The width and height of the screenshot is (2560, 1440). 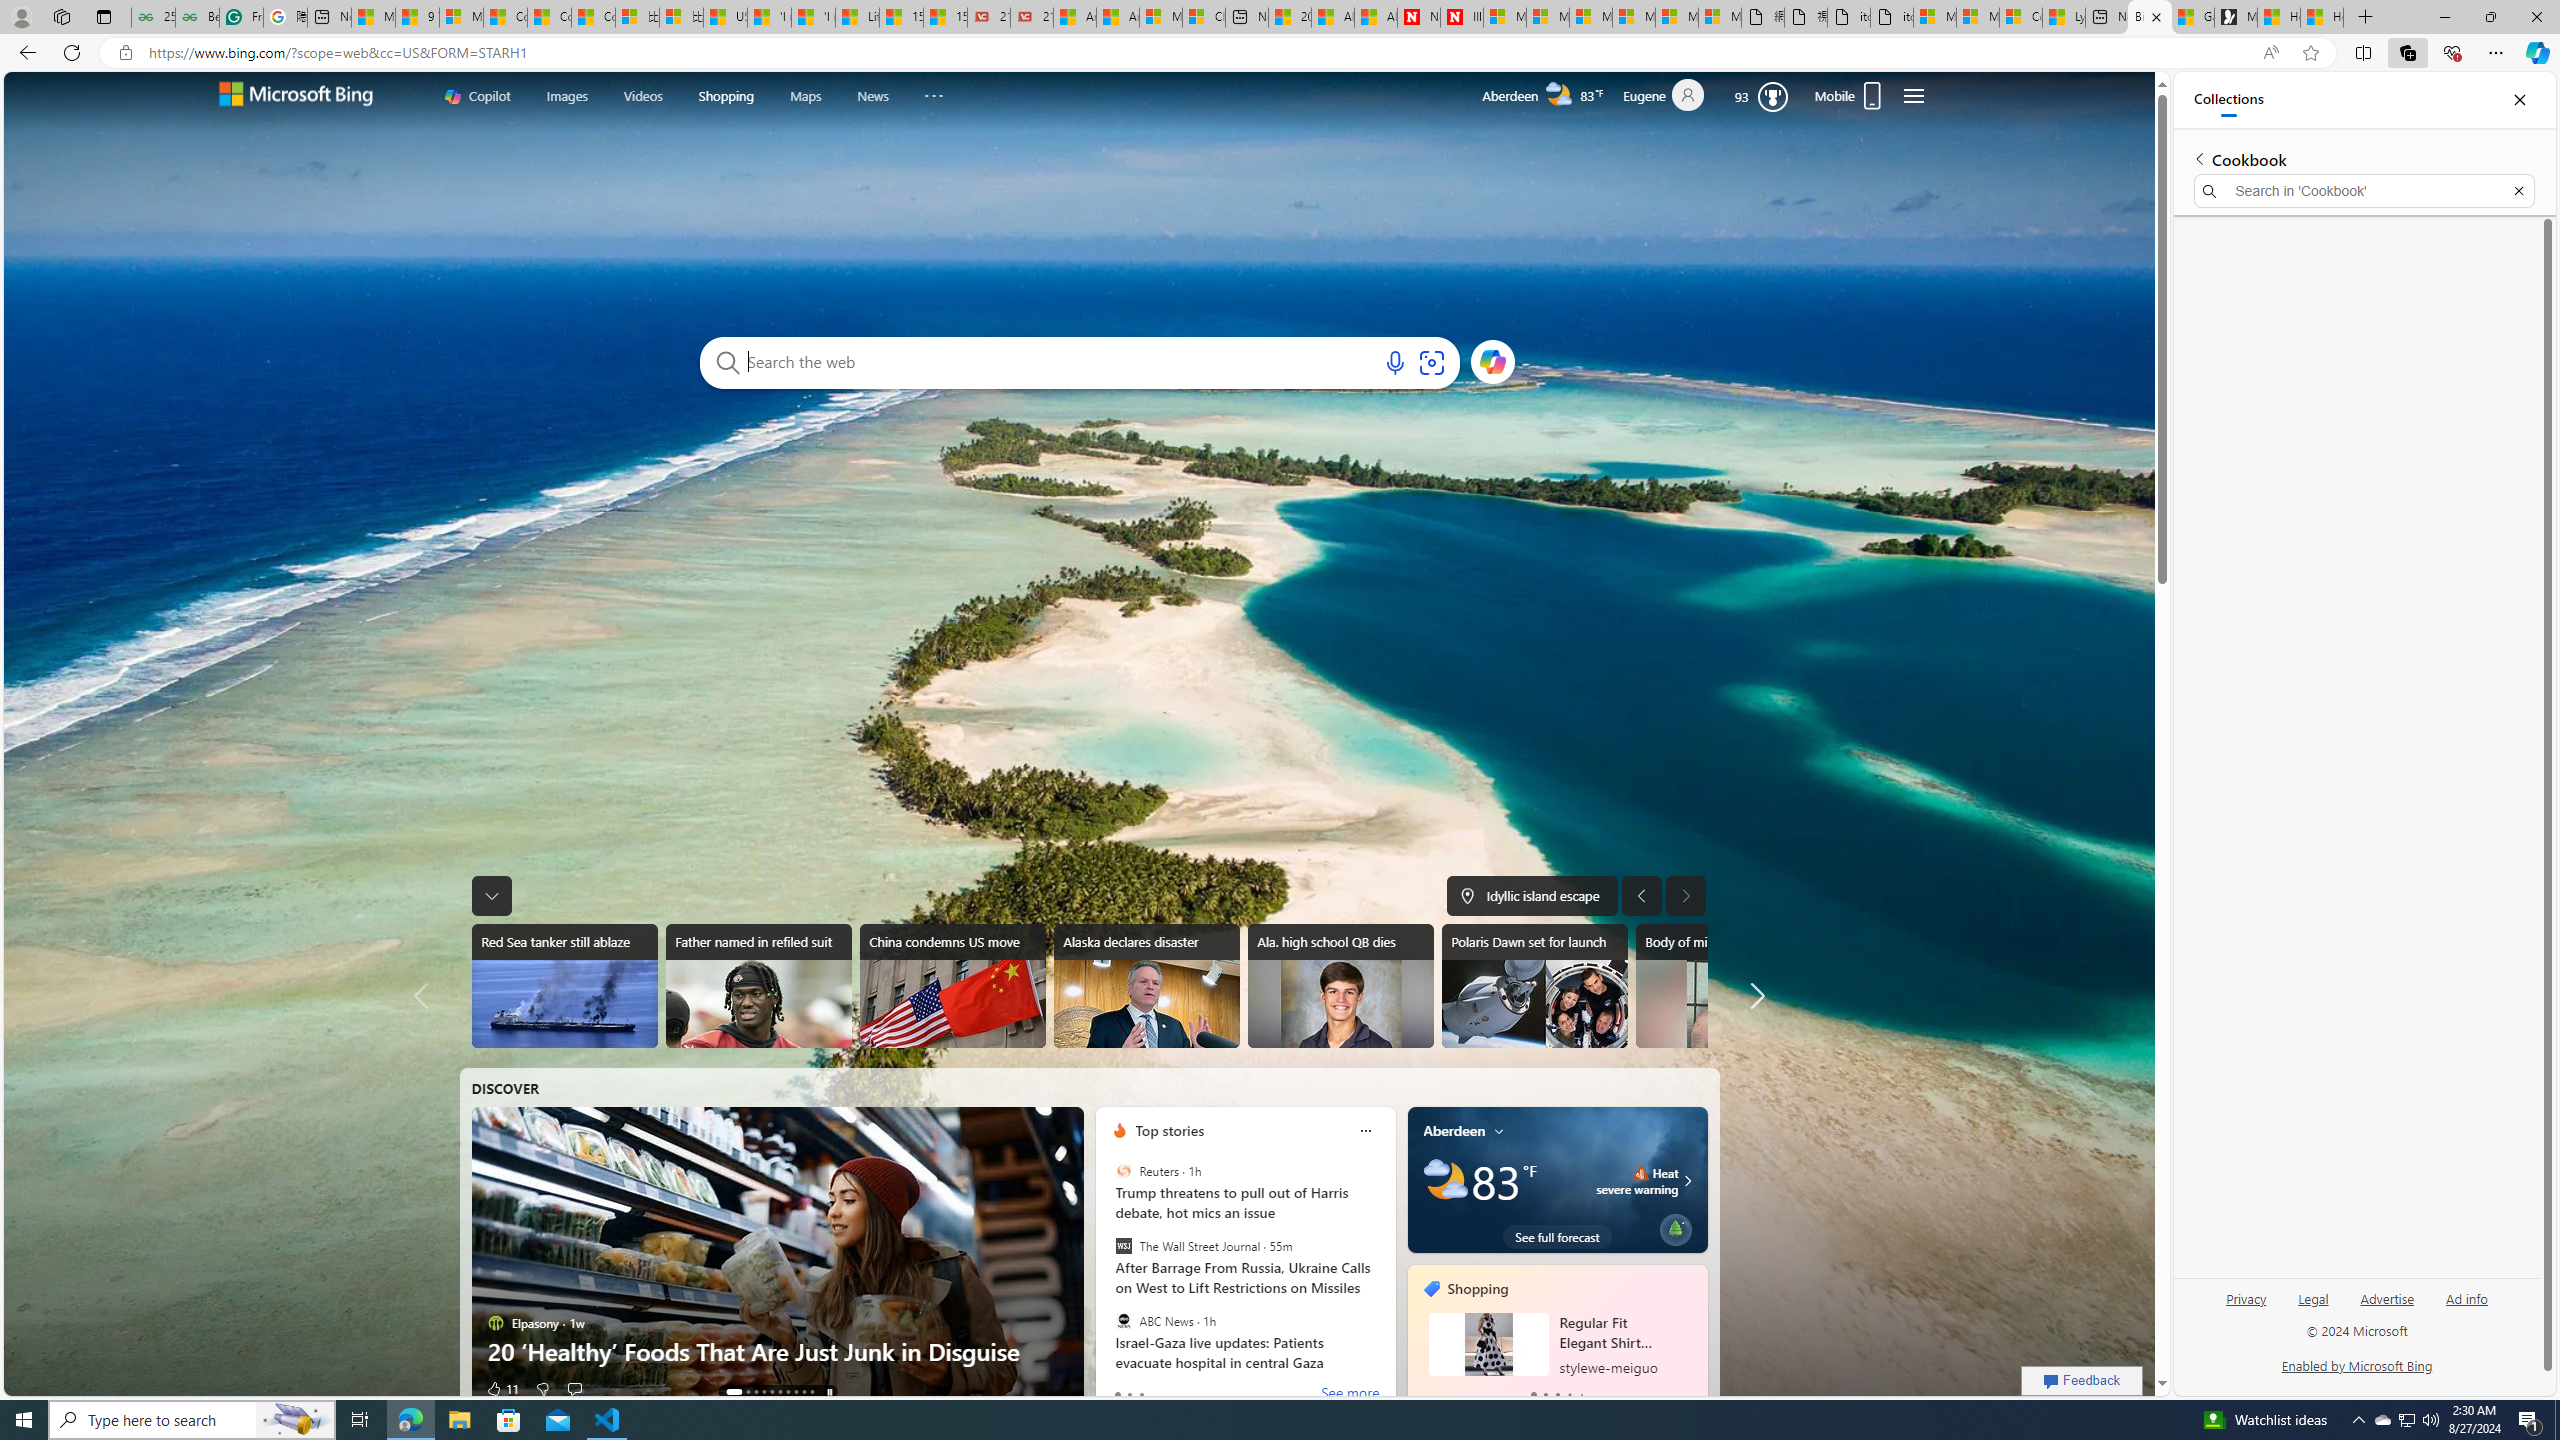 What do you see at coordinates (786, 1391) in the screenshot?
I see `'AutomationID: tab-6'` at bounding box center [786, 1391].